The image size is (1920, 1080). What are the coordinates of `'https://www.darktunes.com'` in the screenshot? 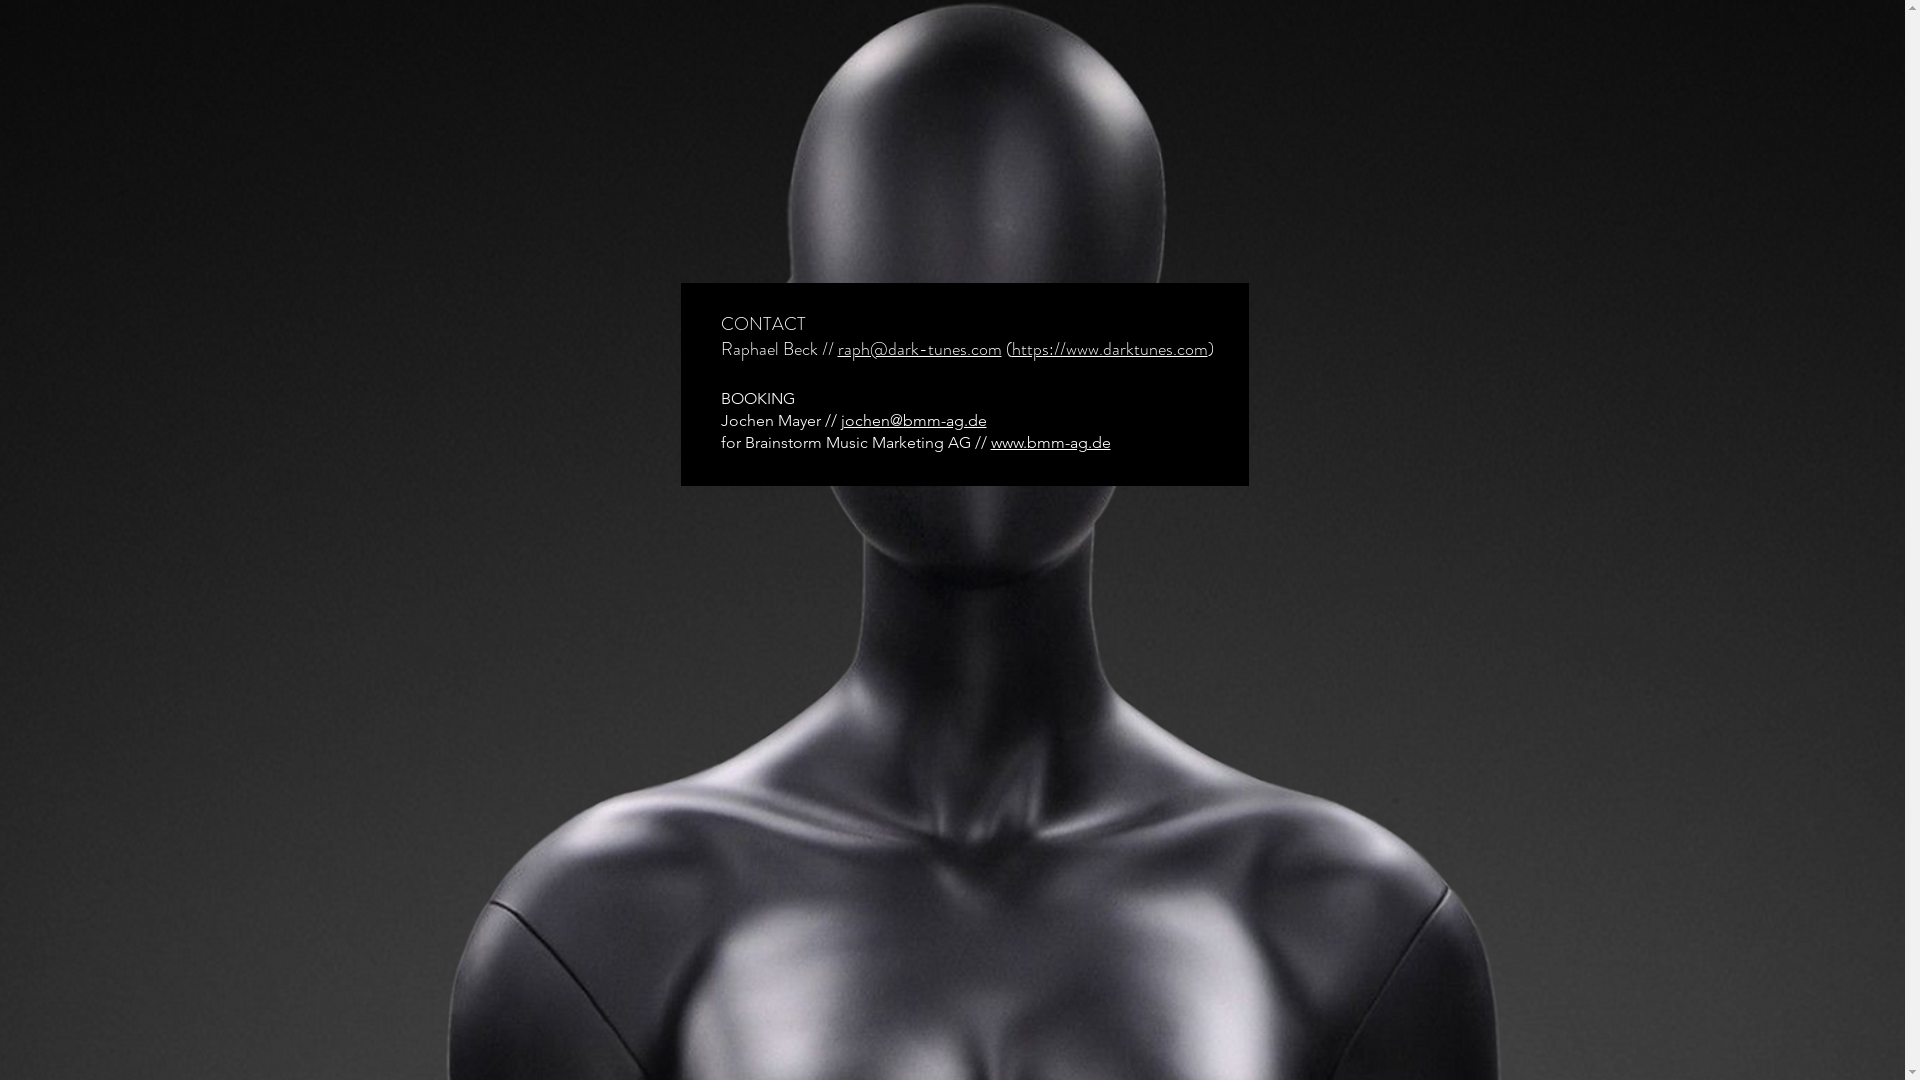 It's located at (1108, 347).